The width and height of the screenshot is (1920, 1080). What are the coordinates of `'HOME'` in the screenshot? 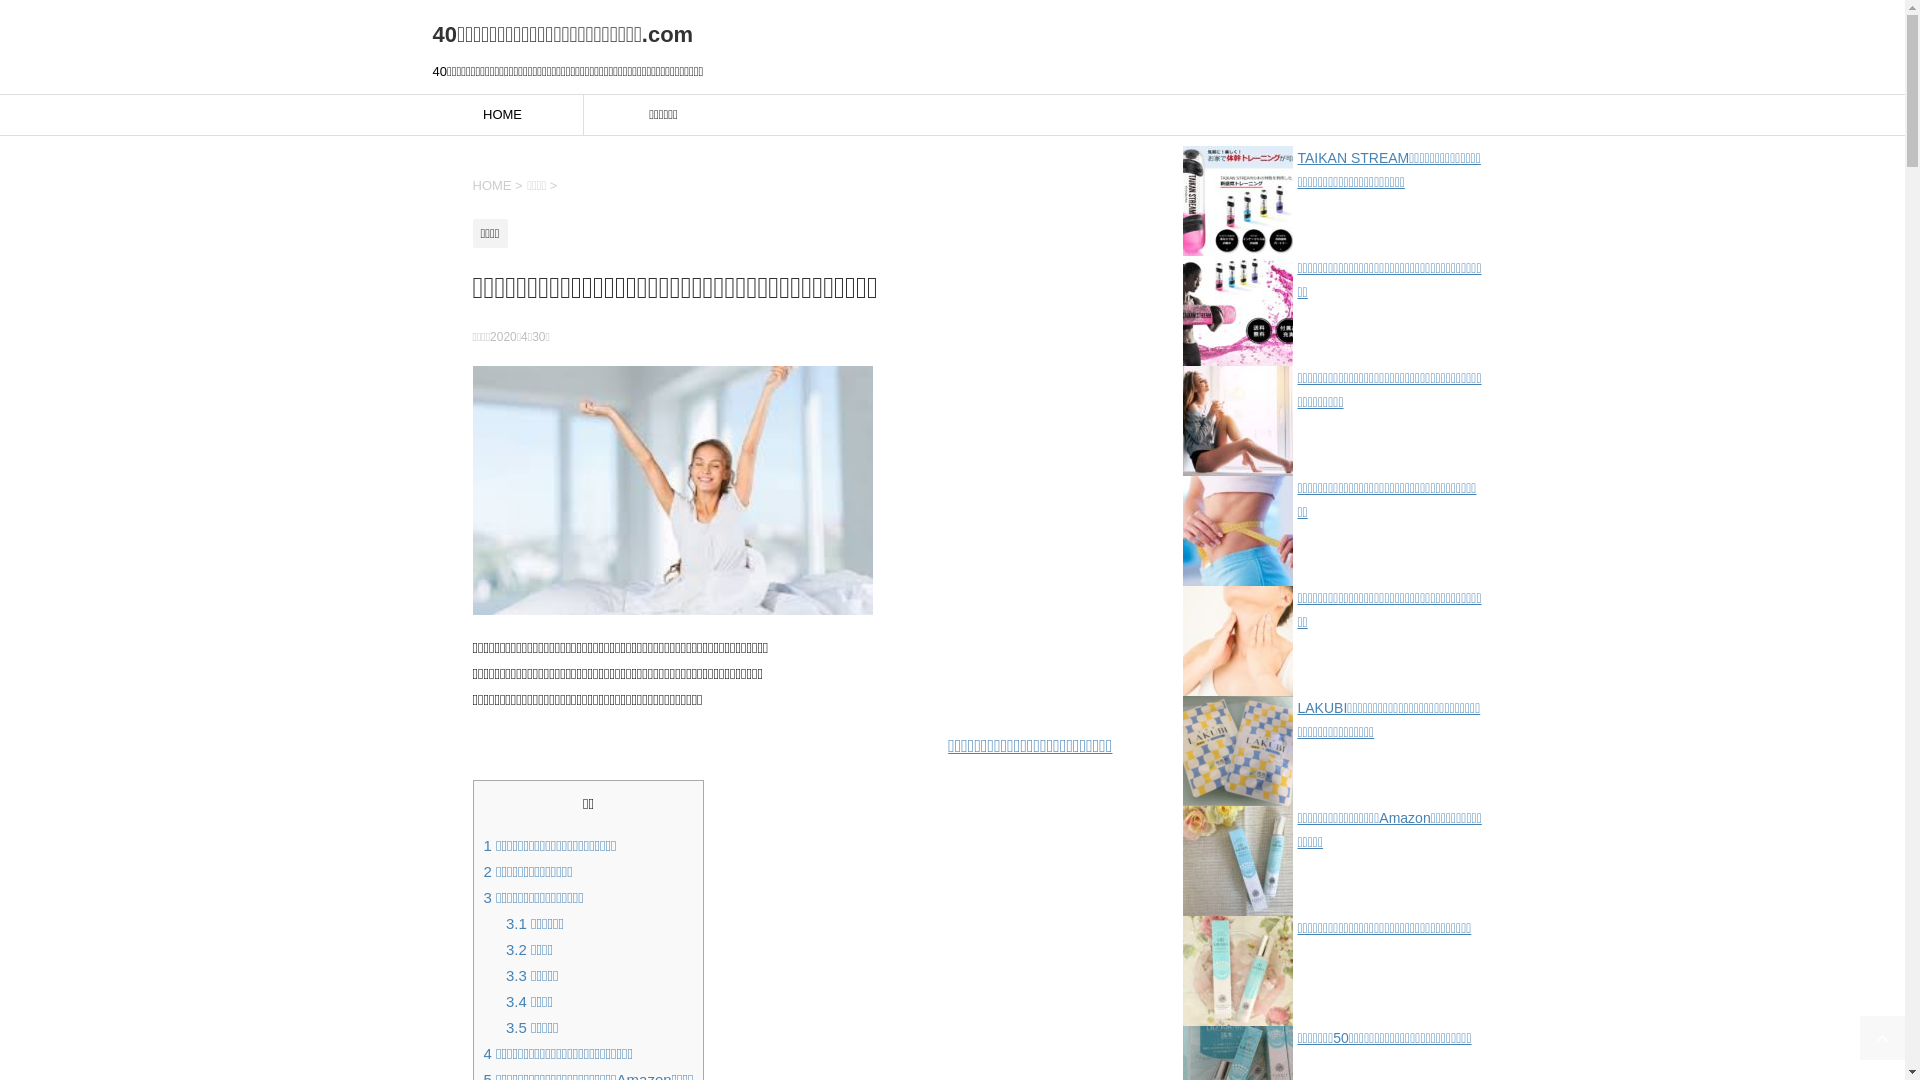 It's located at (421, 115).